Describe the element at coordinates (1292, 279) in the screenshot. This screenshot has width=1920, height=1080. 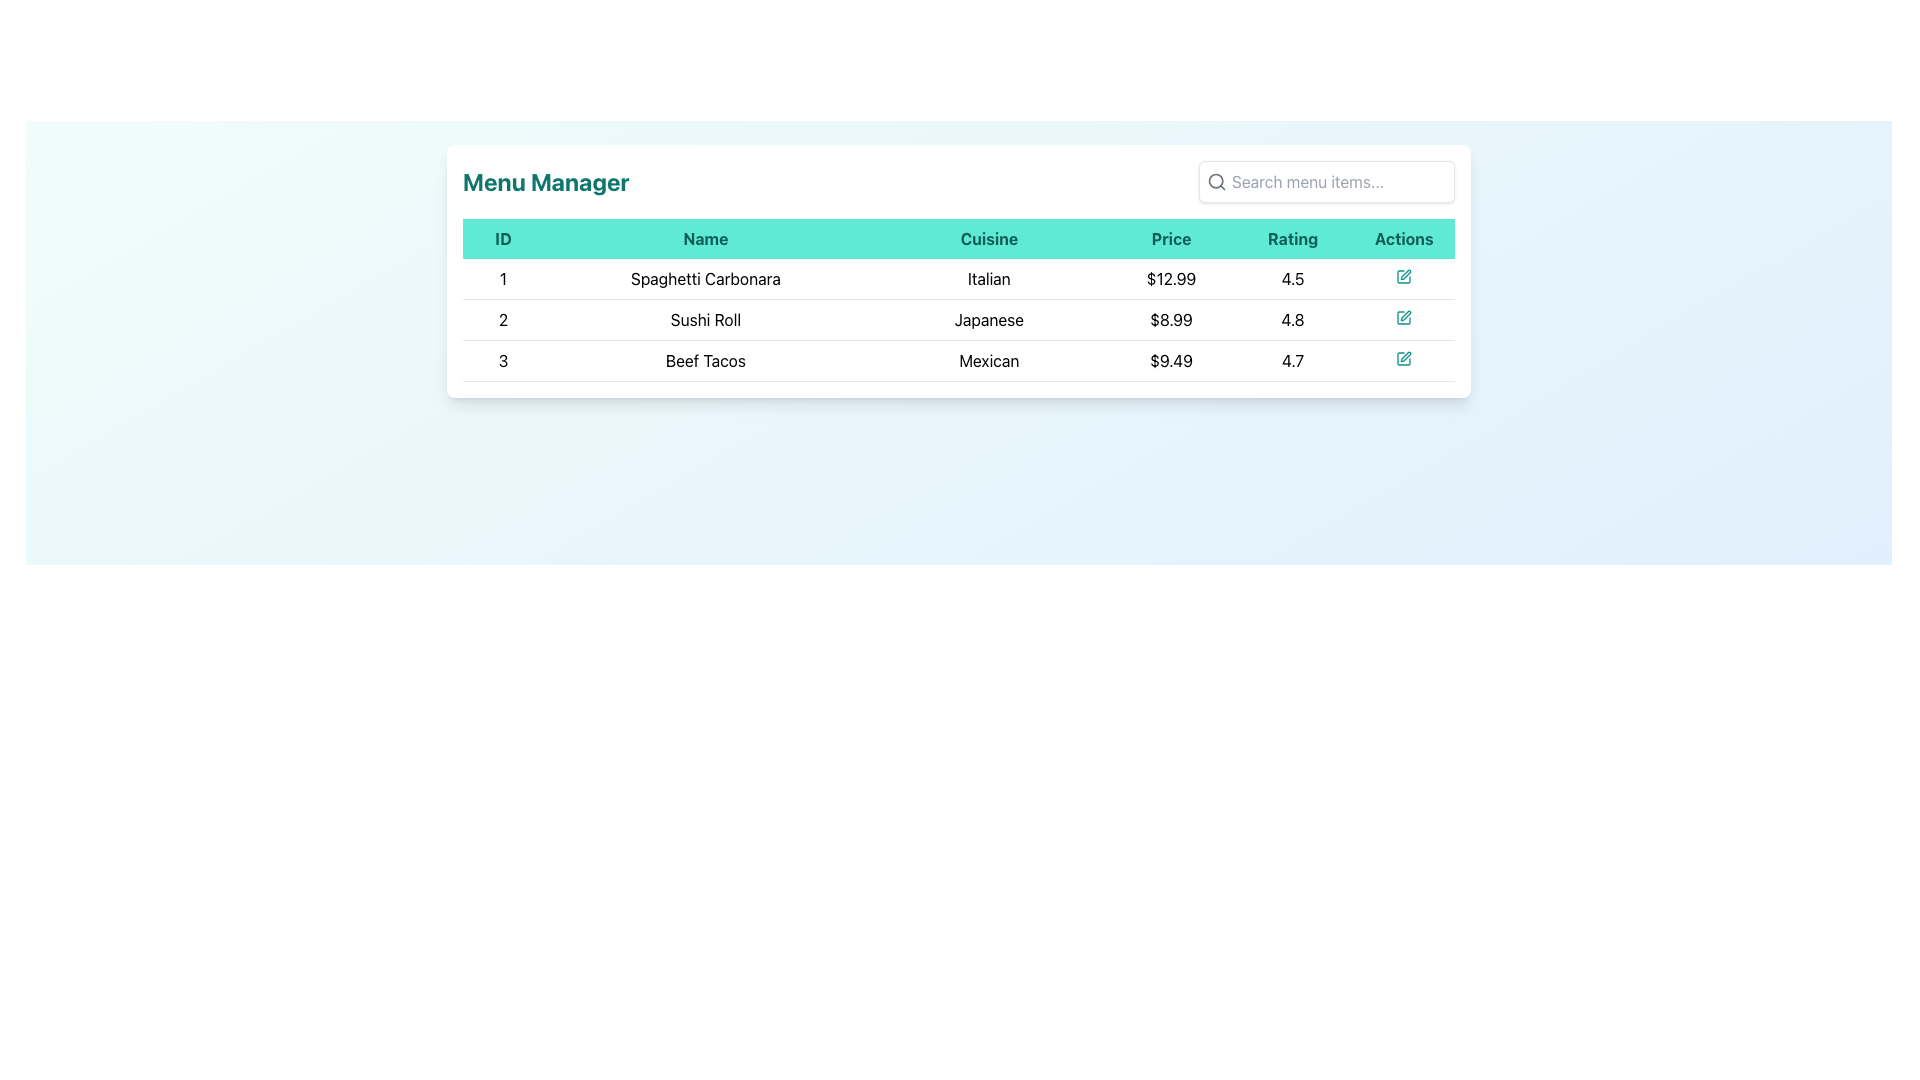
I see `value displayed as '4.5' in the 'Rating' column of the table row for 'Spaghetti Carbonara.'` at that location.